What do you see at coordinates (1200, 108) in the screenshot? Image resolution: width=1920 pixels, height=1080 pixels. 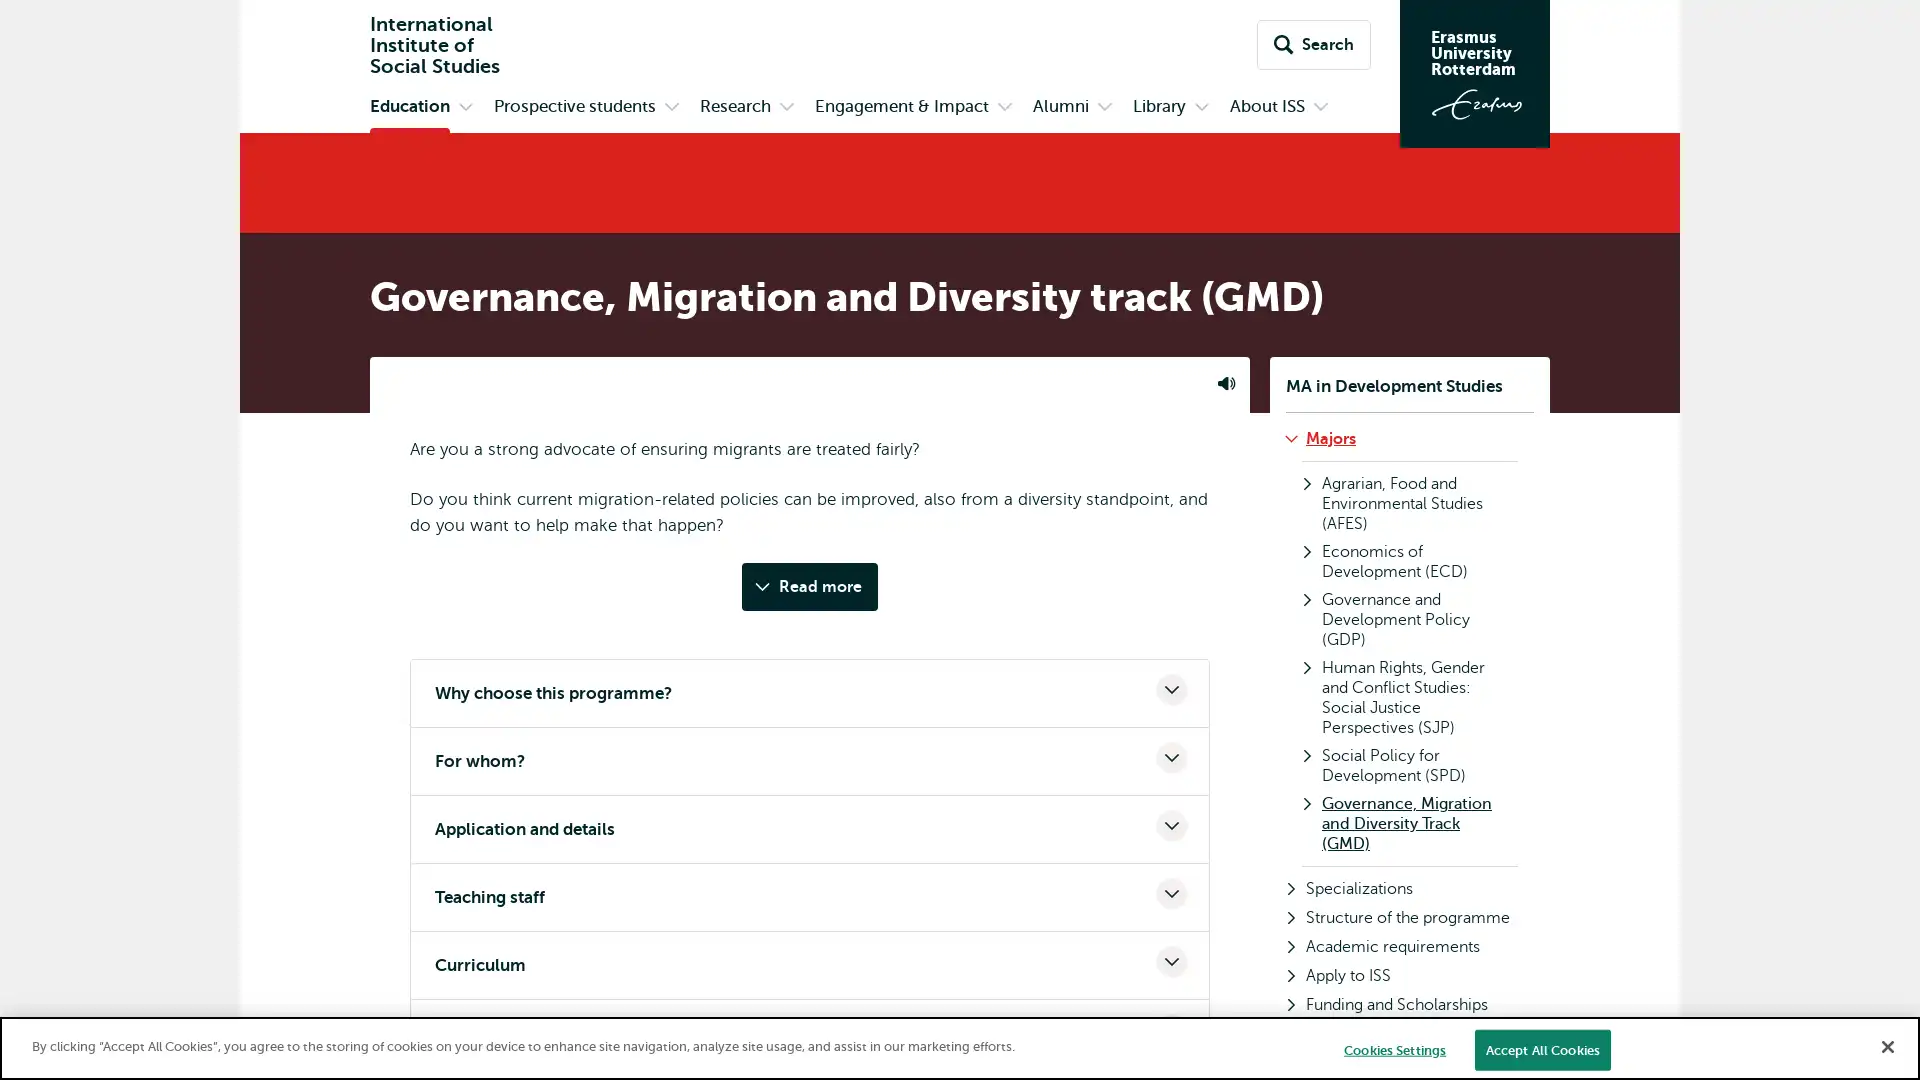 I see `Open submenu` at bounding box center [1200, 108].